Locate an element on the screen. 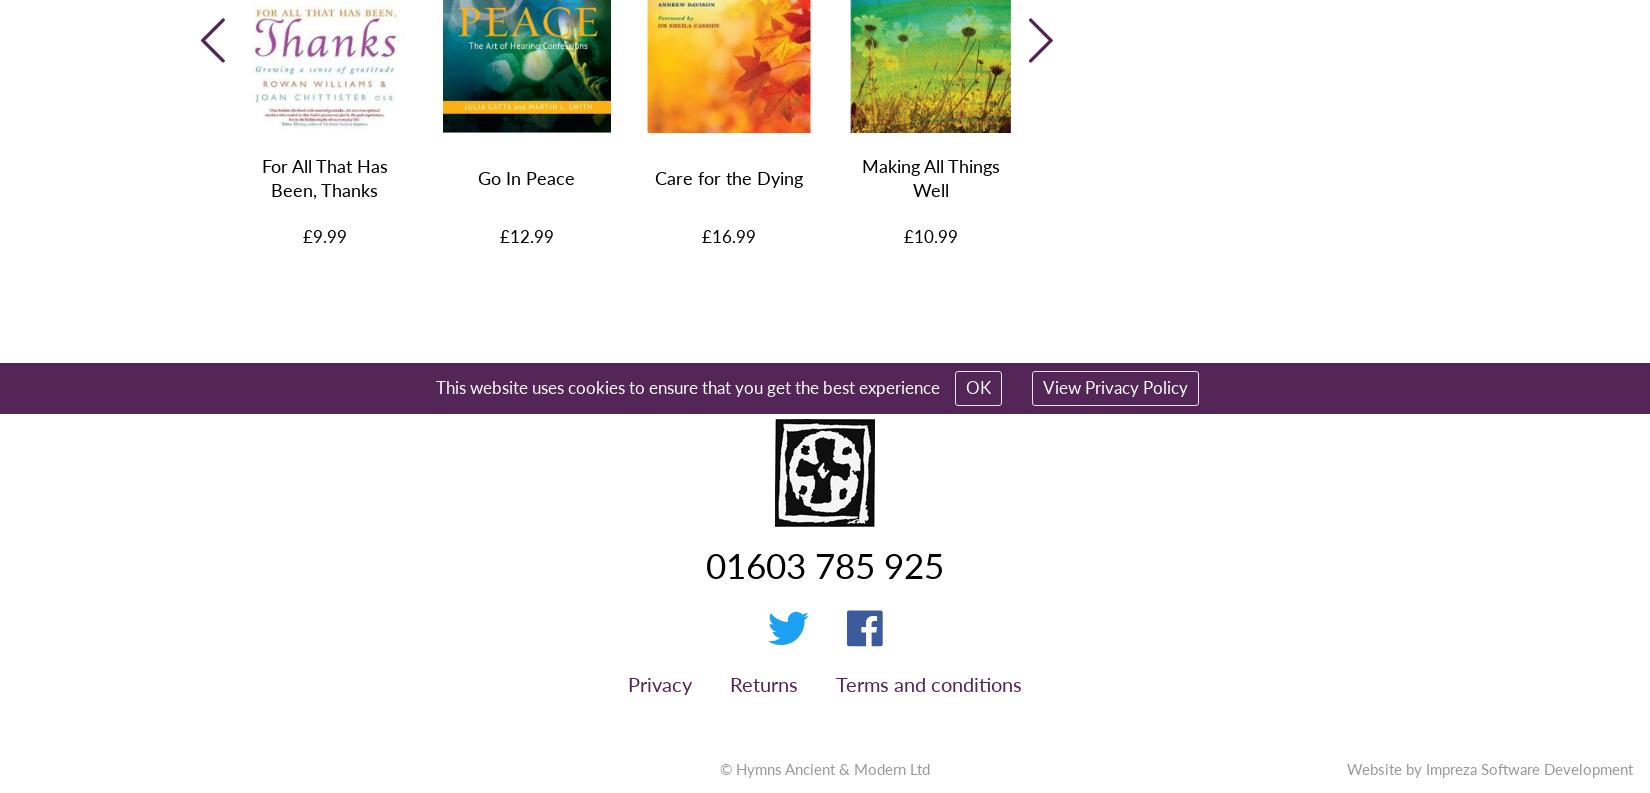 The image size is (1650, 793). 'Care for the Dying' is located at coordinates (726, 176).